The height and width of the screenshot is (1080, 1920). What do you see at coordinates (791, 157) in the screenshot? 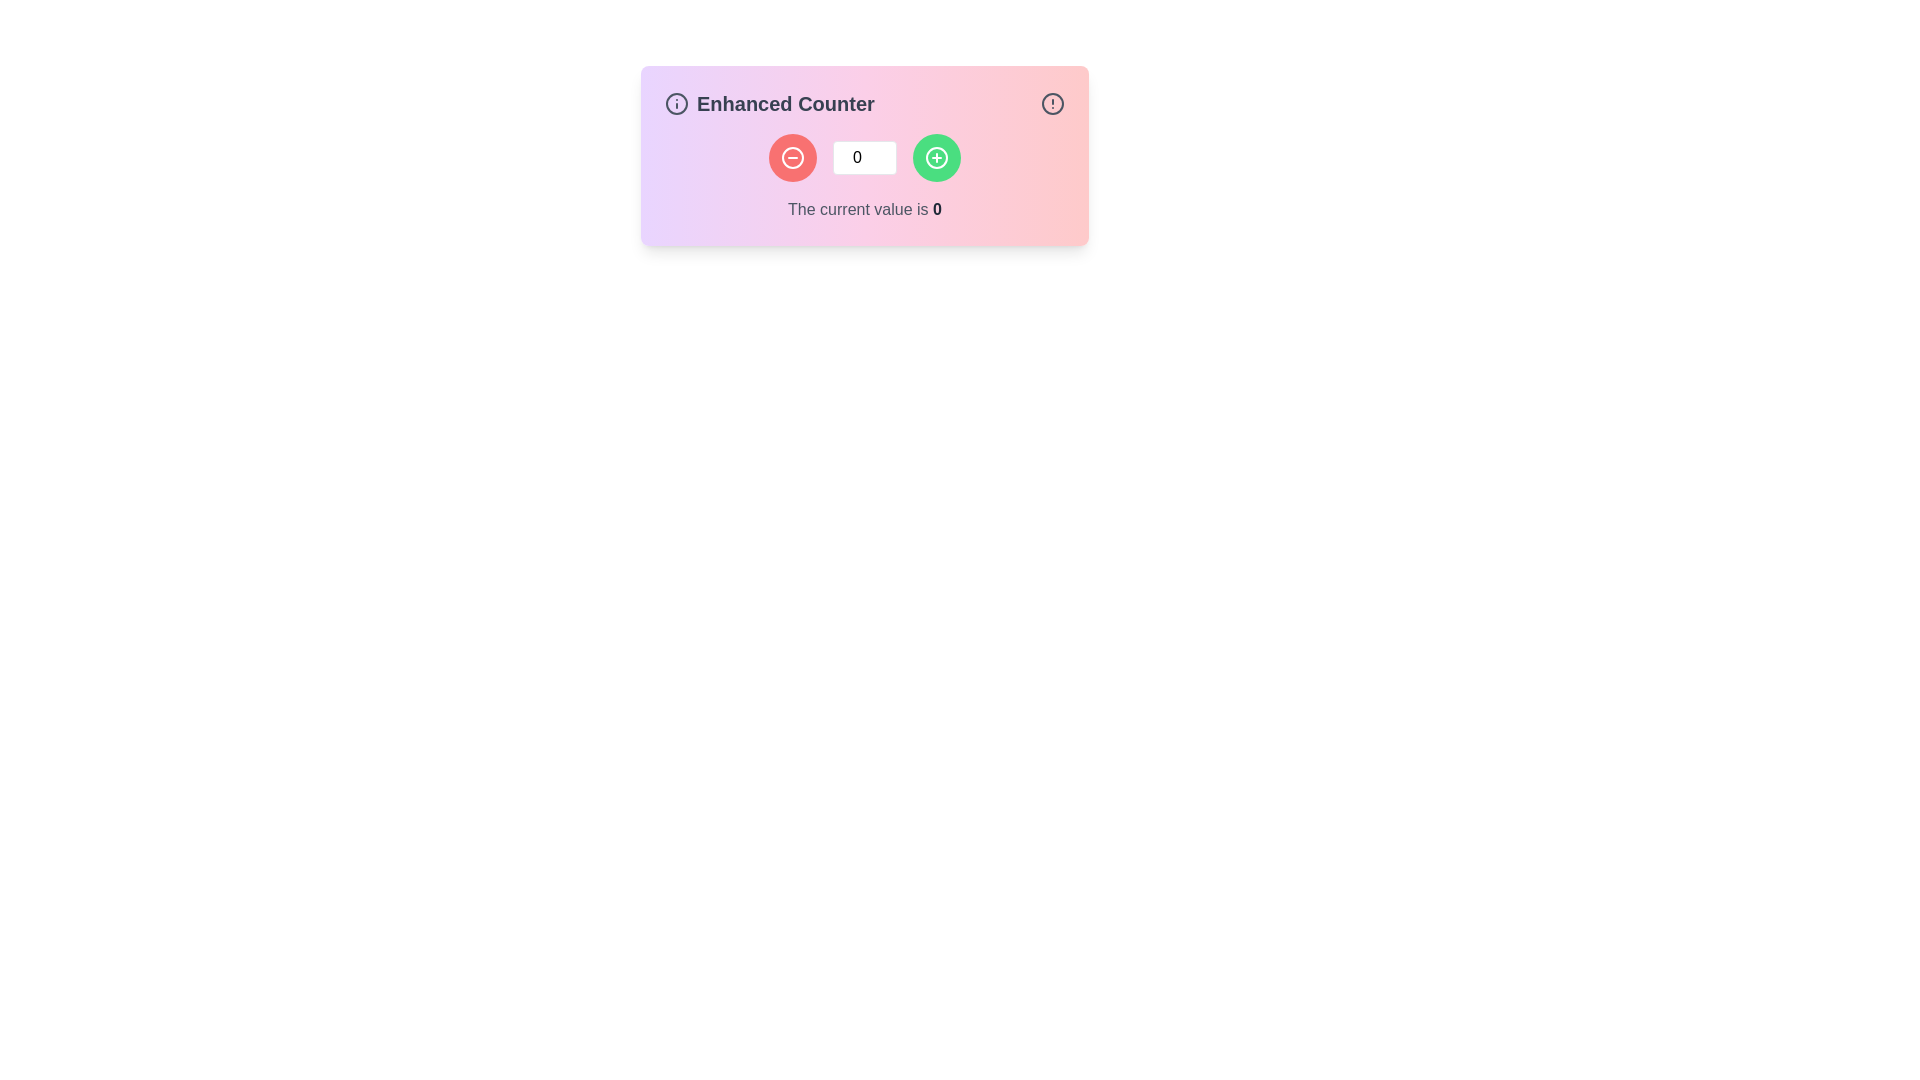
I see `the decorative SVG Circle located in the upper-left section of the interface, surrounded by a plus button and a central value display` at bounding box center [791, 157].